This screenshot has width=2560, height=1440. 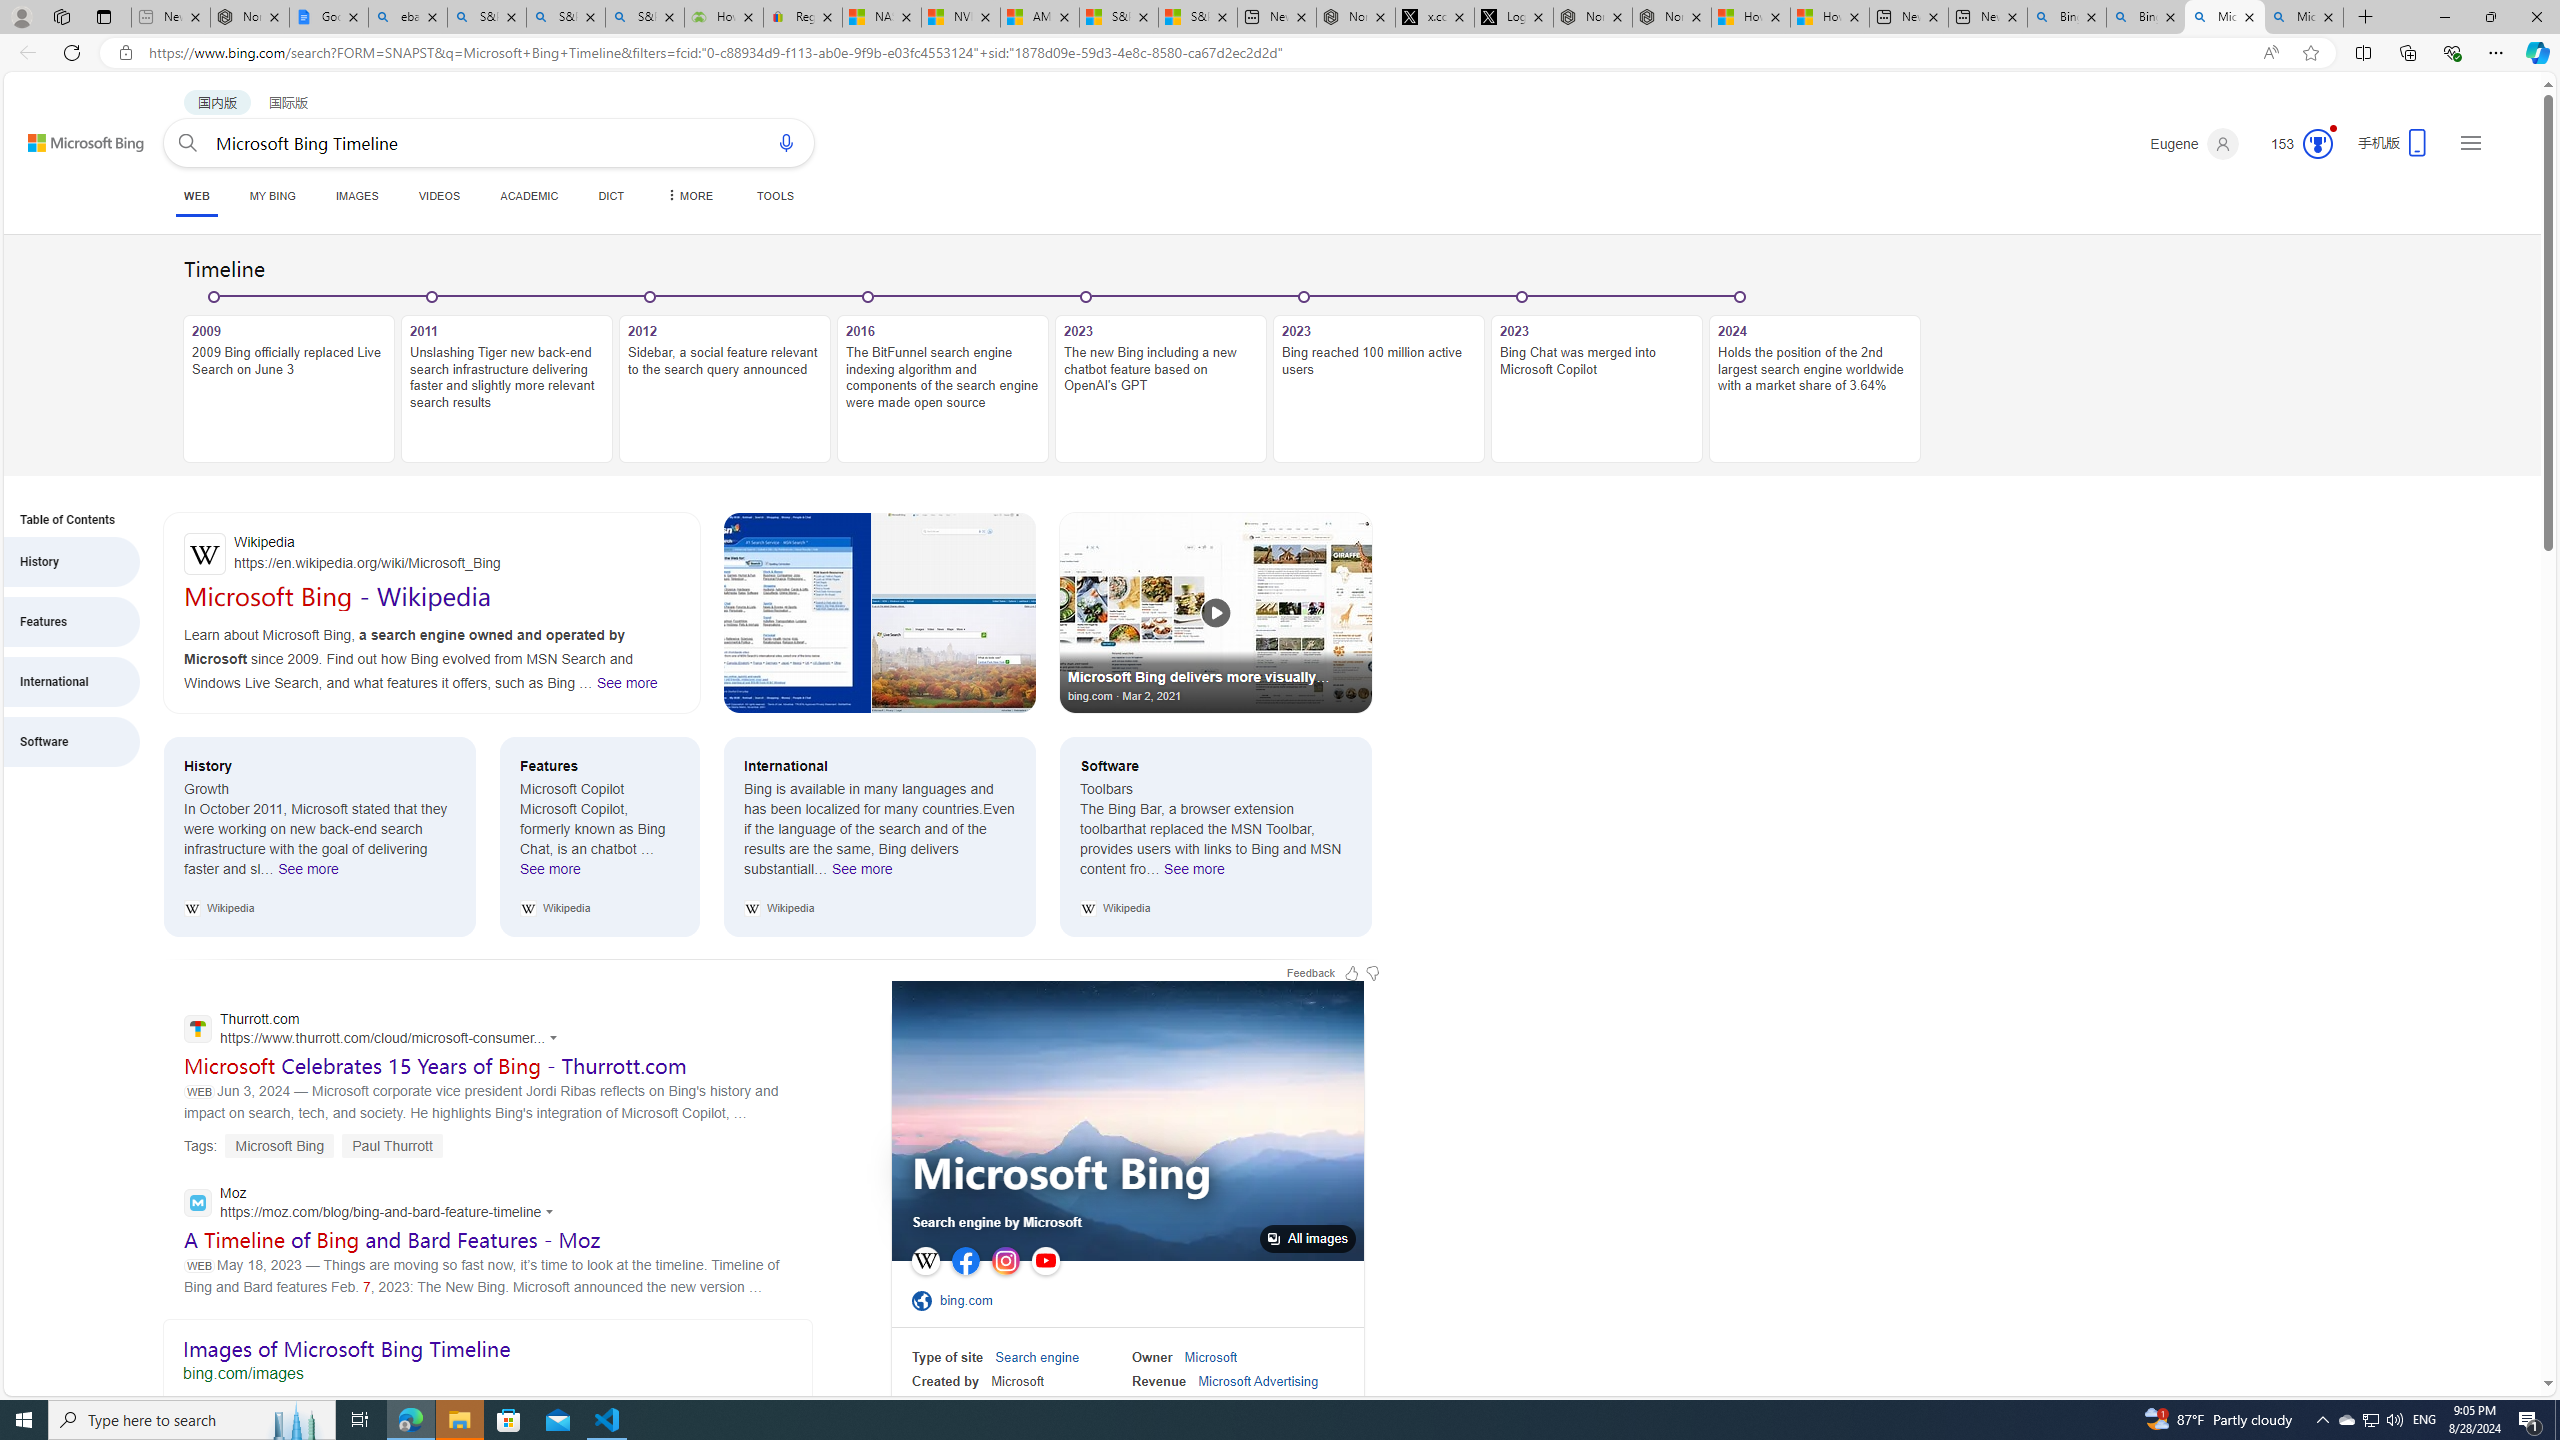 I want to click on 'S&P 500 - Search', so click(x=564, y=16).